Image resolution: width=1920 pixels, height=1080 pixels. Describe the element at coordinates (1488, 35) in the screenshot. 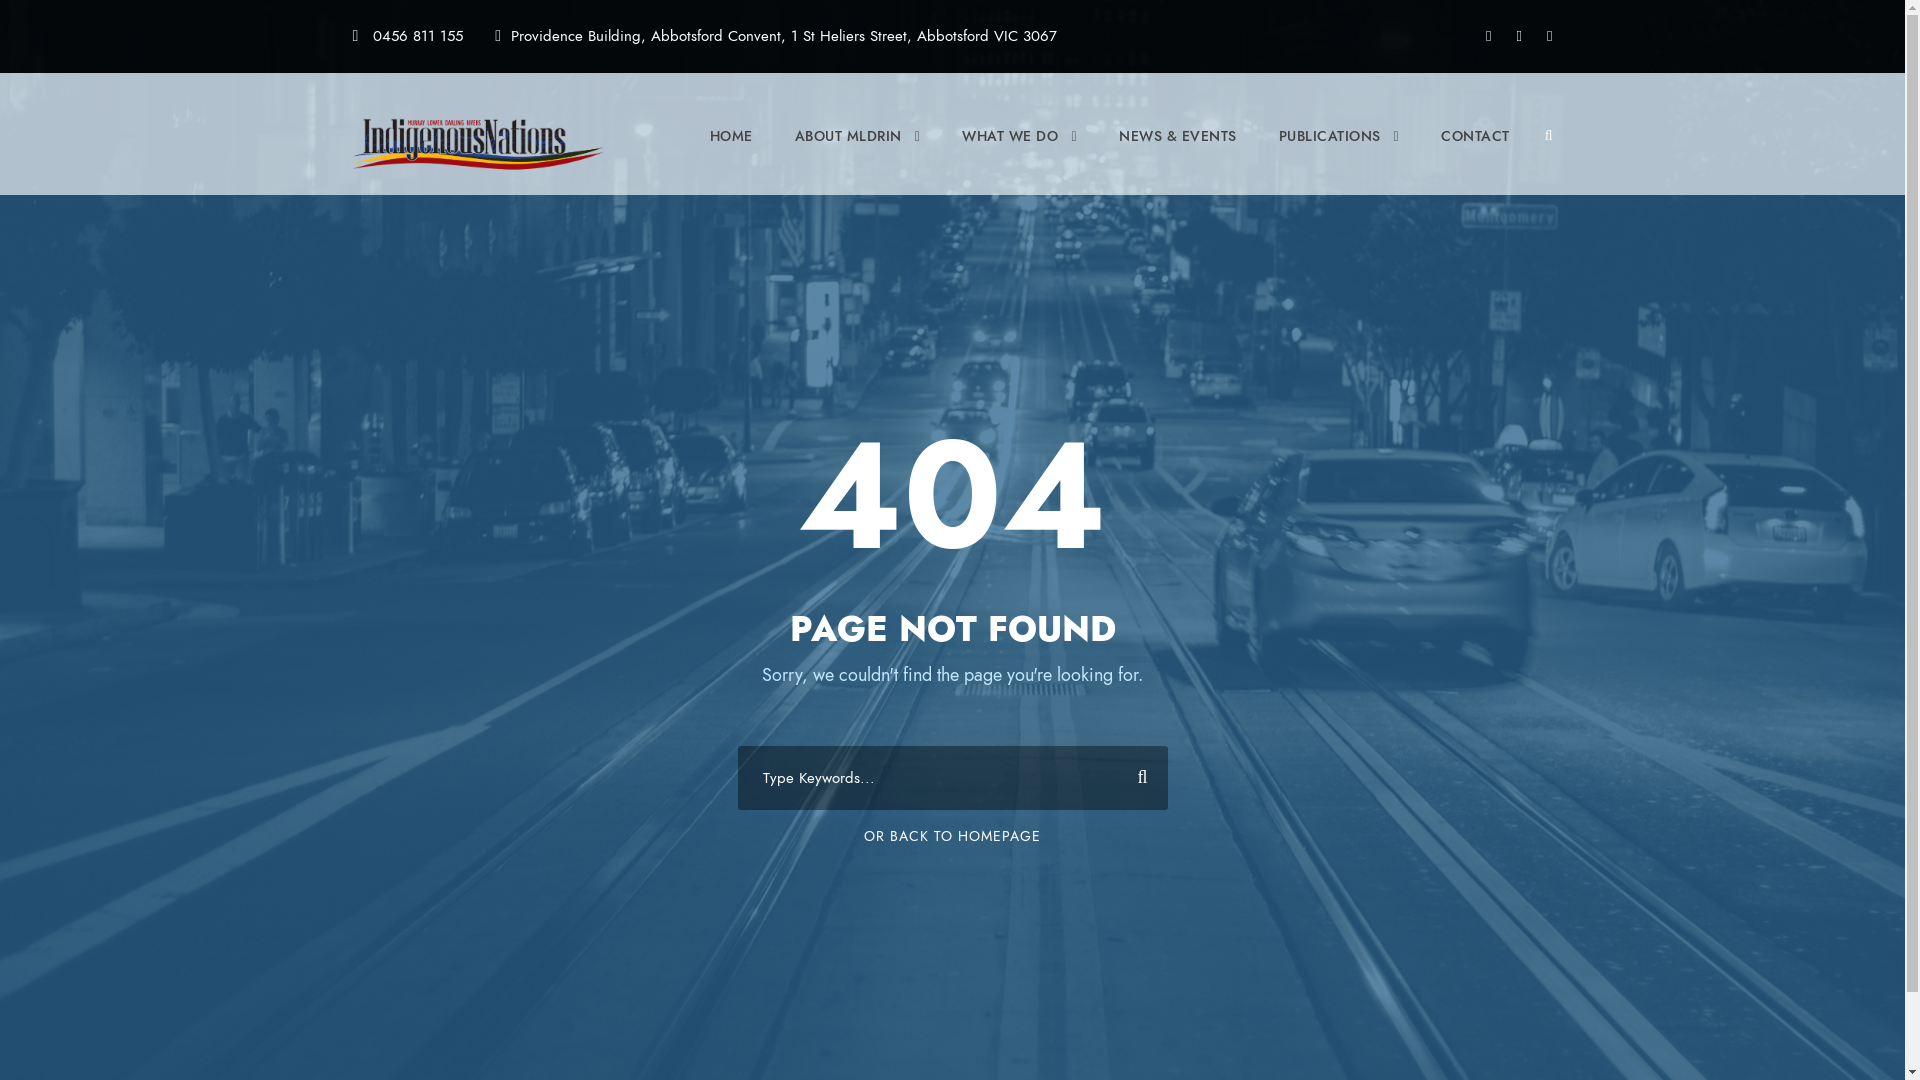

I see `'facebook'` at that location.